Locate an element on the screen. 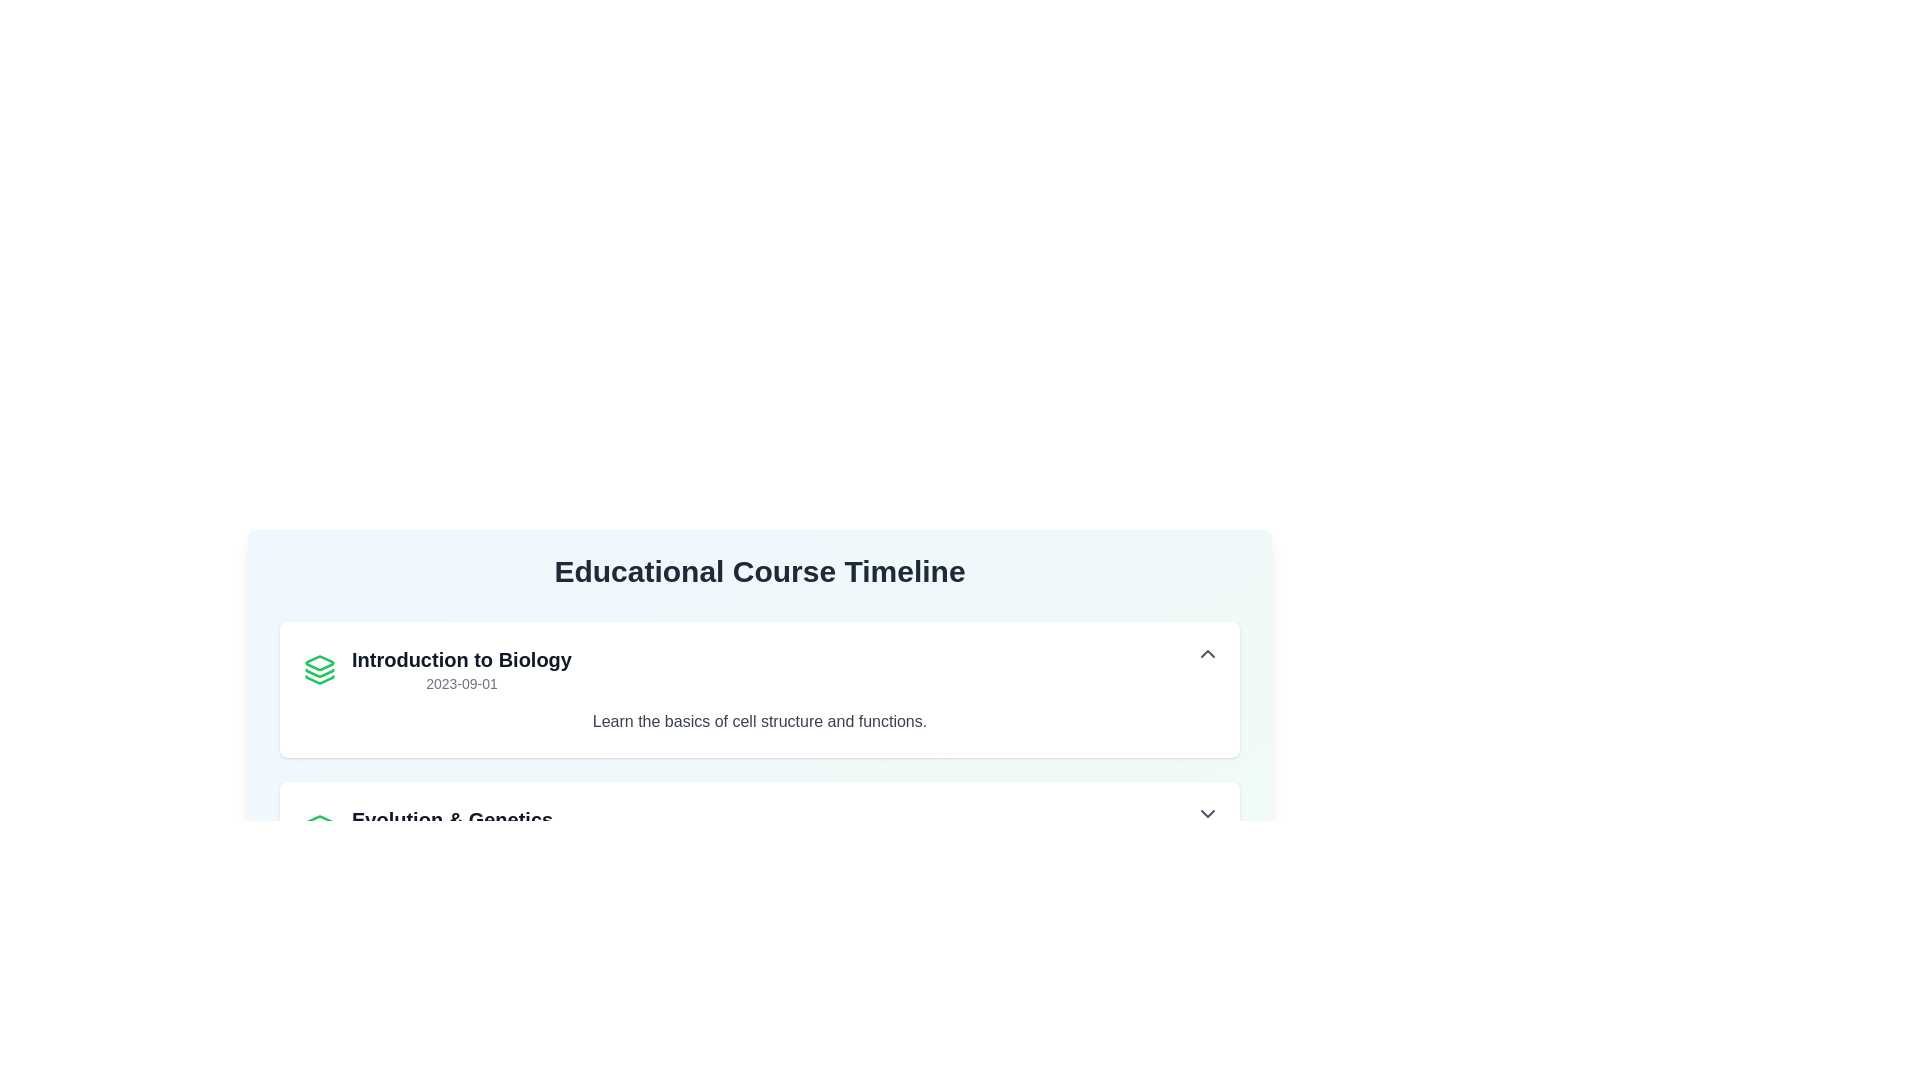 The image size is (1920, 1080). the downward-pointing chevron icon styled in dark gray, located at the top-right corner of the 'Evolution & Genetics' card, to observe hover effects is located at coordinates (1207, 813).